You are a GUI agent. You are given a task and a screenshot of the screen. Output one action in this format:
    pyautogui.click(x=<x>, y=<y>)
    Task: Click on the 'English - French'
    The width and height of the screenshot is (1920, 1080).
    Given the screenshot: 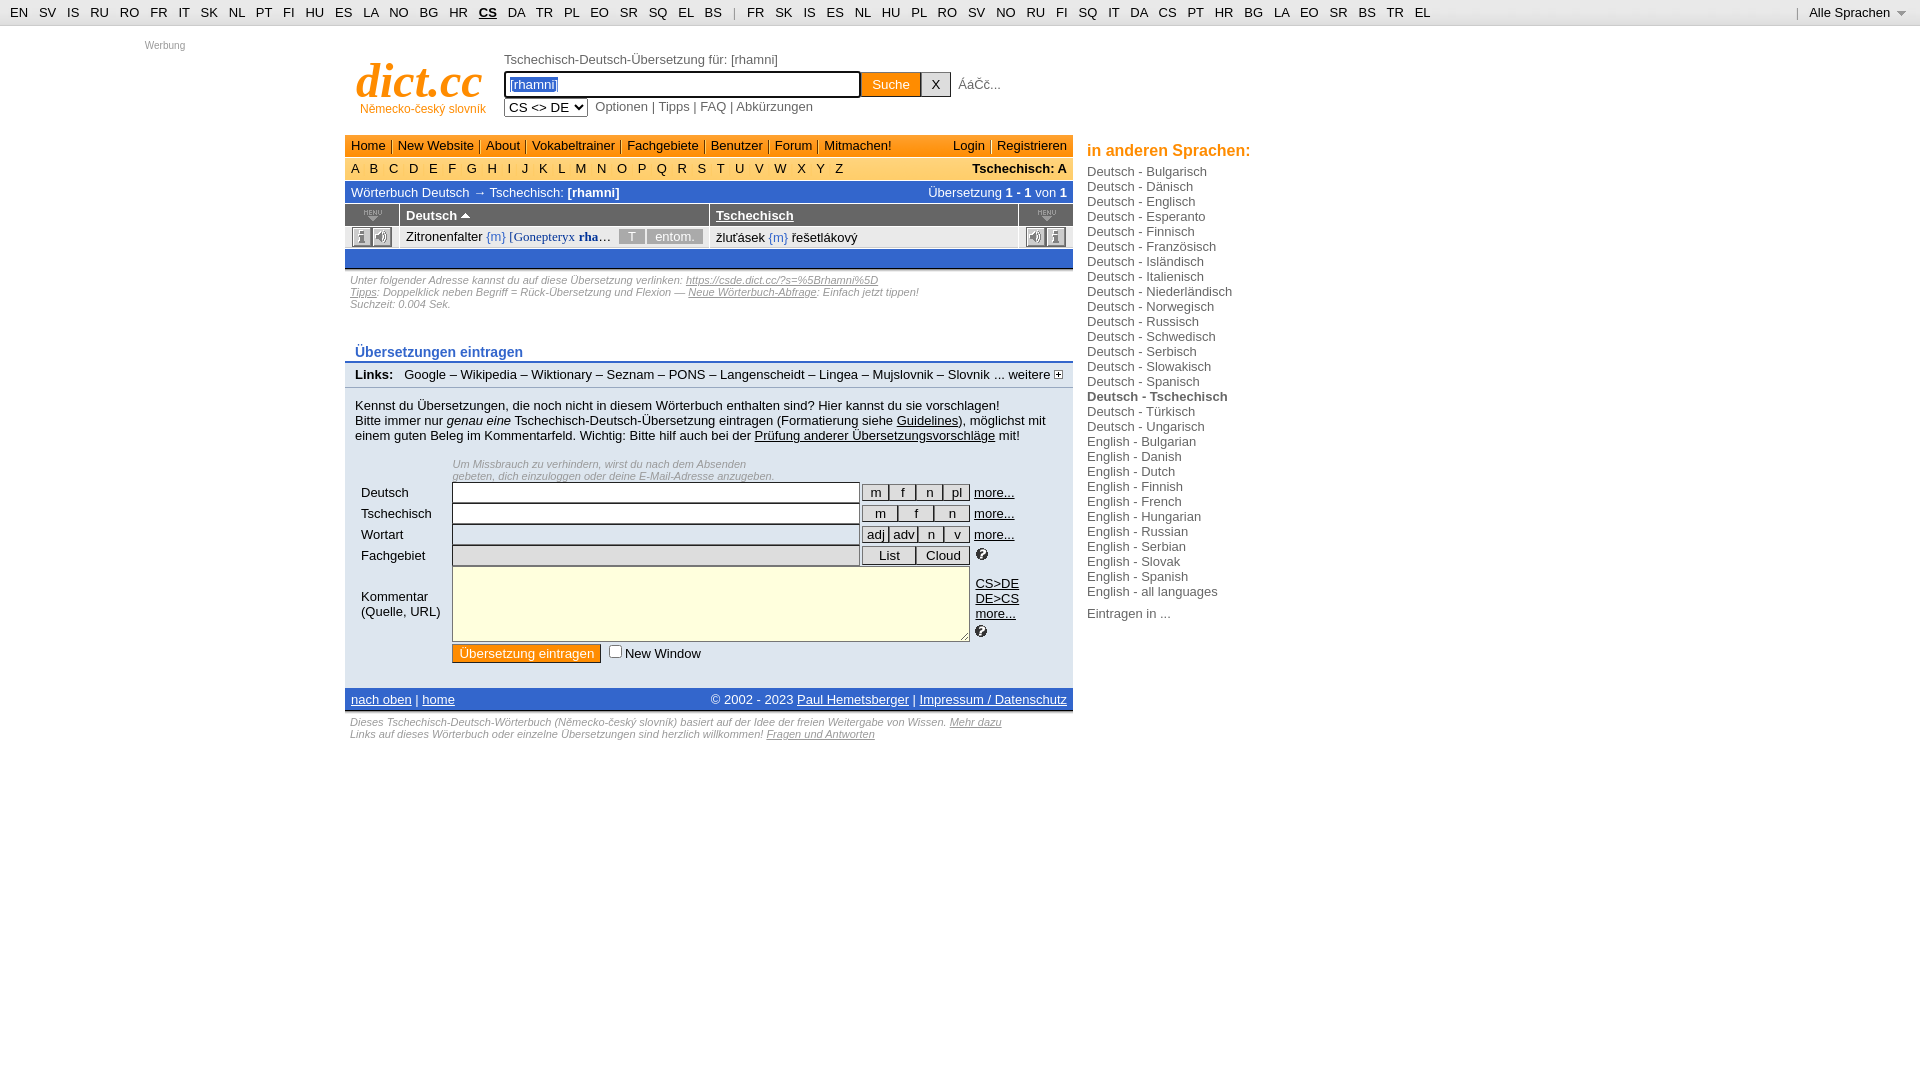 What is the action you would take?
    pyautogui.click(x=1134, y=500)
    